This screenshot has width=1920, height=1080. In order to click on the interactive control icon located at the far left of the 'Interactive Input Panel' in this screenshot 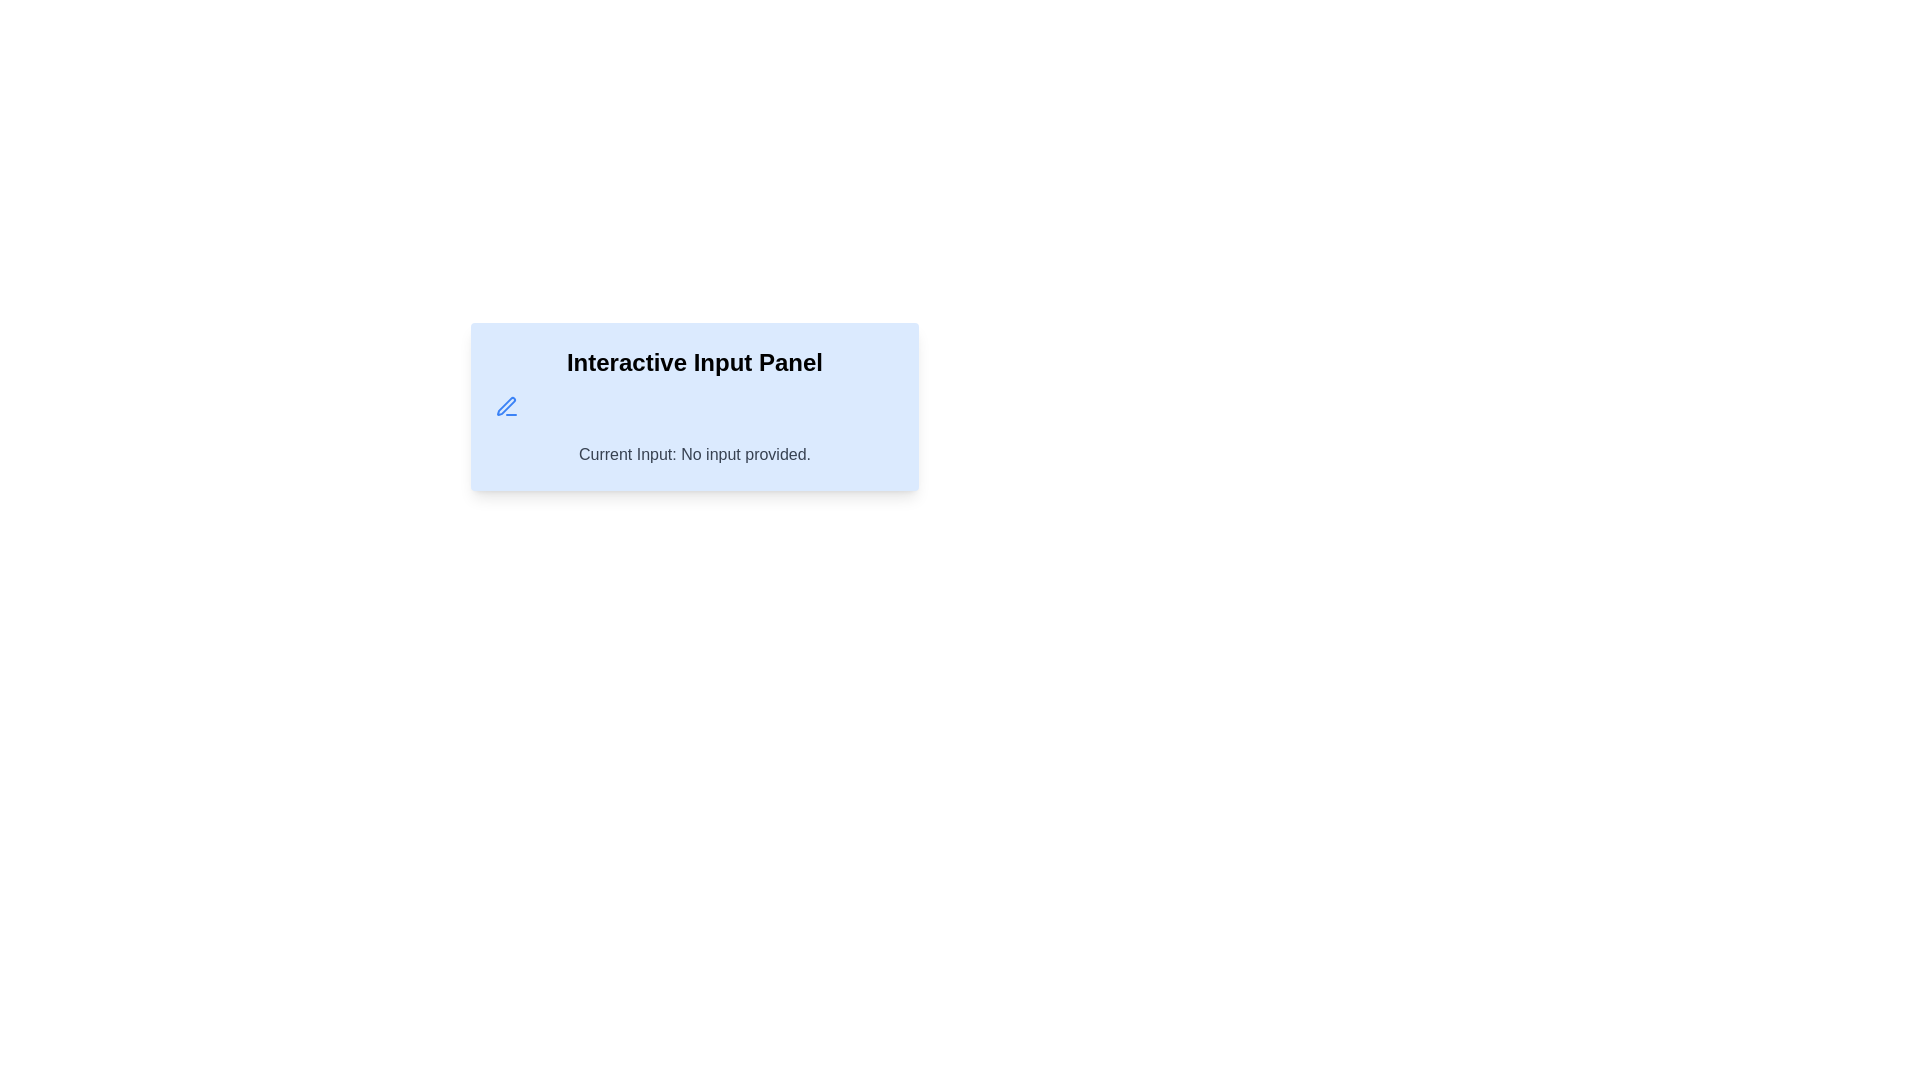, I will do `click(507, 406)`.